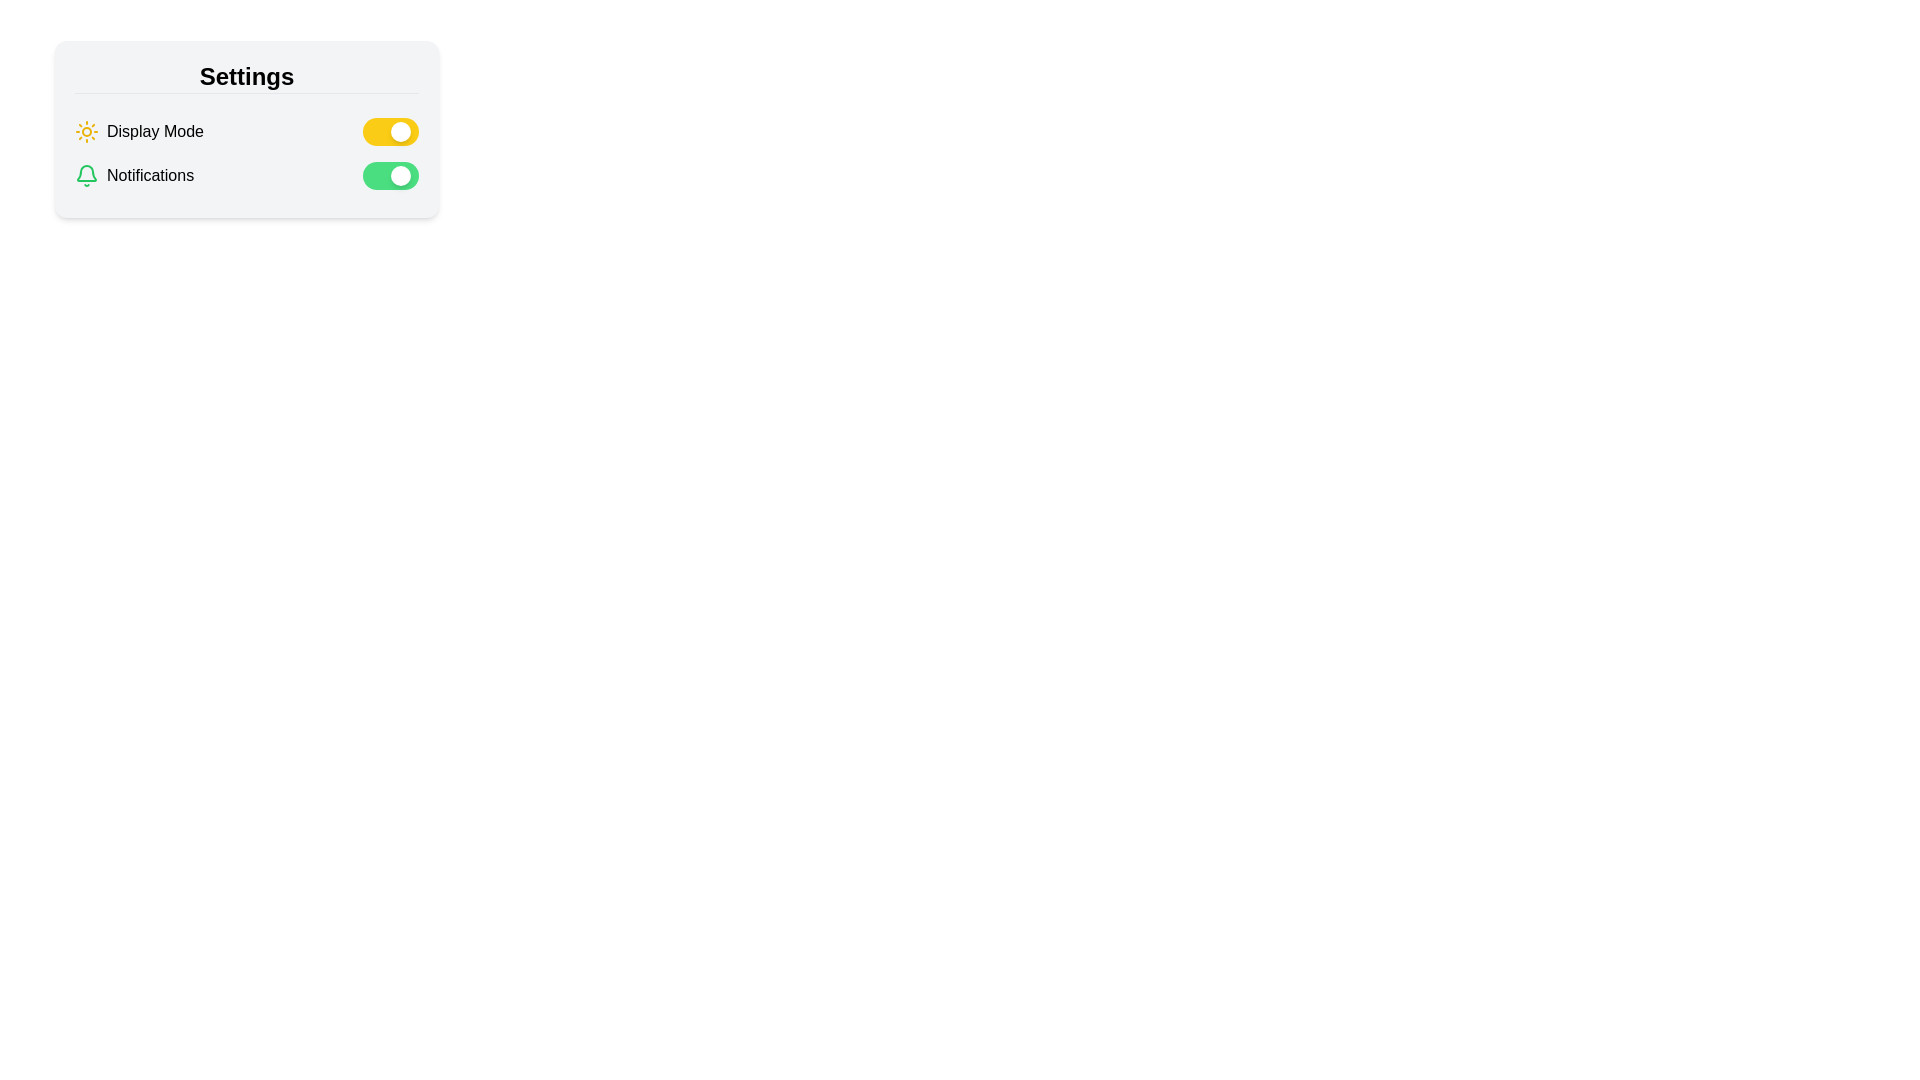 This screenshot has height=1080, width=1920. Describe the element at coordinates (400, 175) in the screenshot. I see `the toggle handle for the 'Notifications' setting` at that location.